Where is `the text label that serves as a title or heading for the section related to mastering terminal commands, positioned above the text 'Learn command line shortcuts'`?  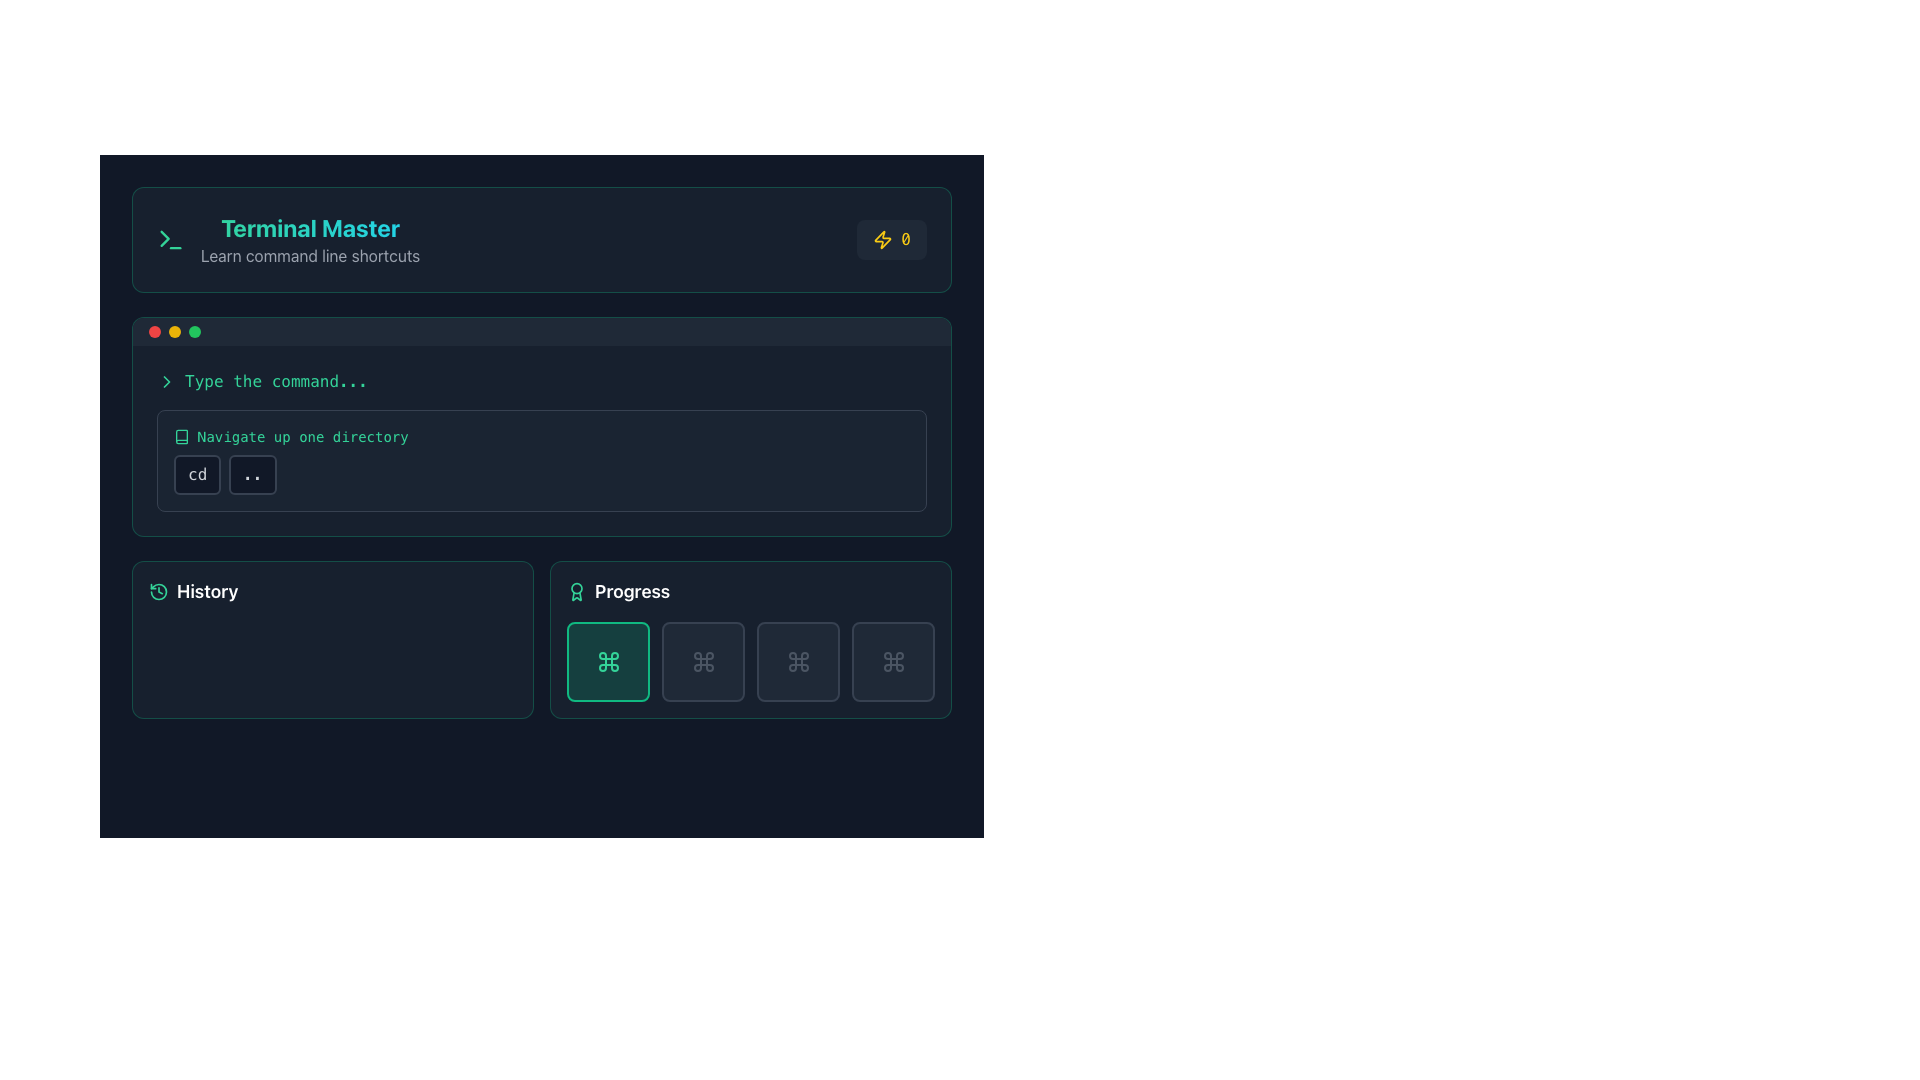 the text label that serves as a title or heading for the section related to mastering terminal commands, positioned above the text 'Learn command line shortcuts' is located at coordinates (309, 226).